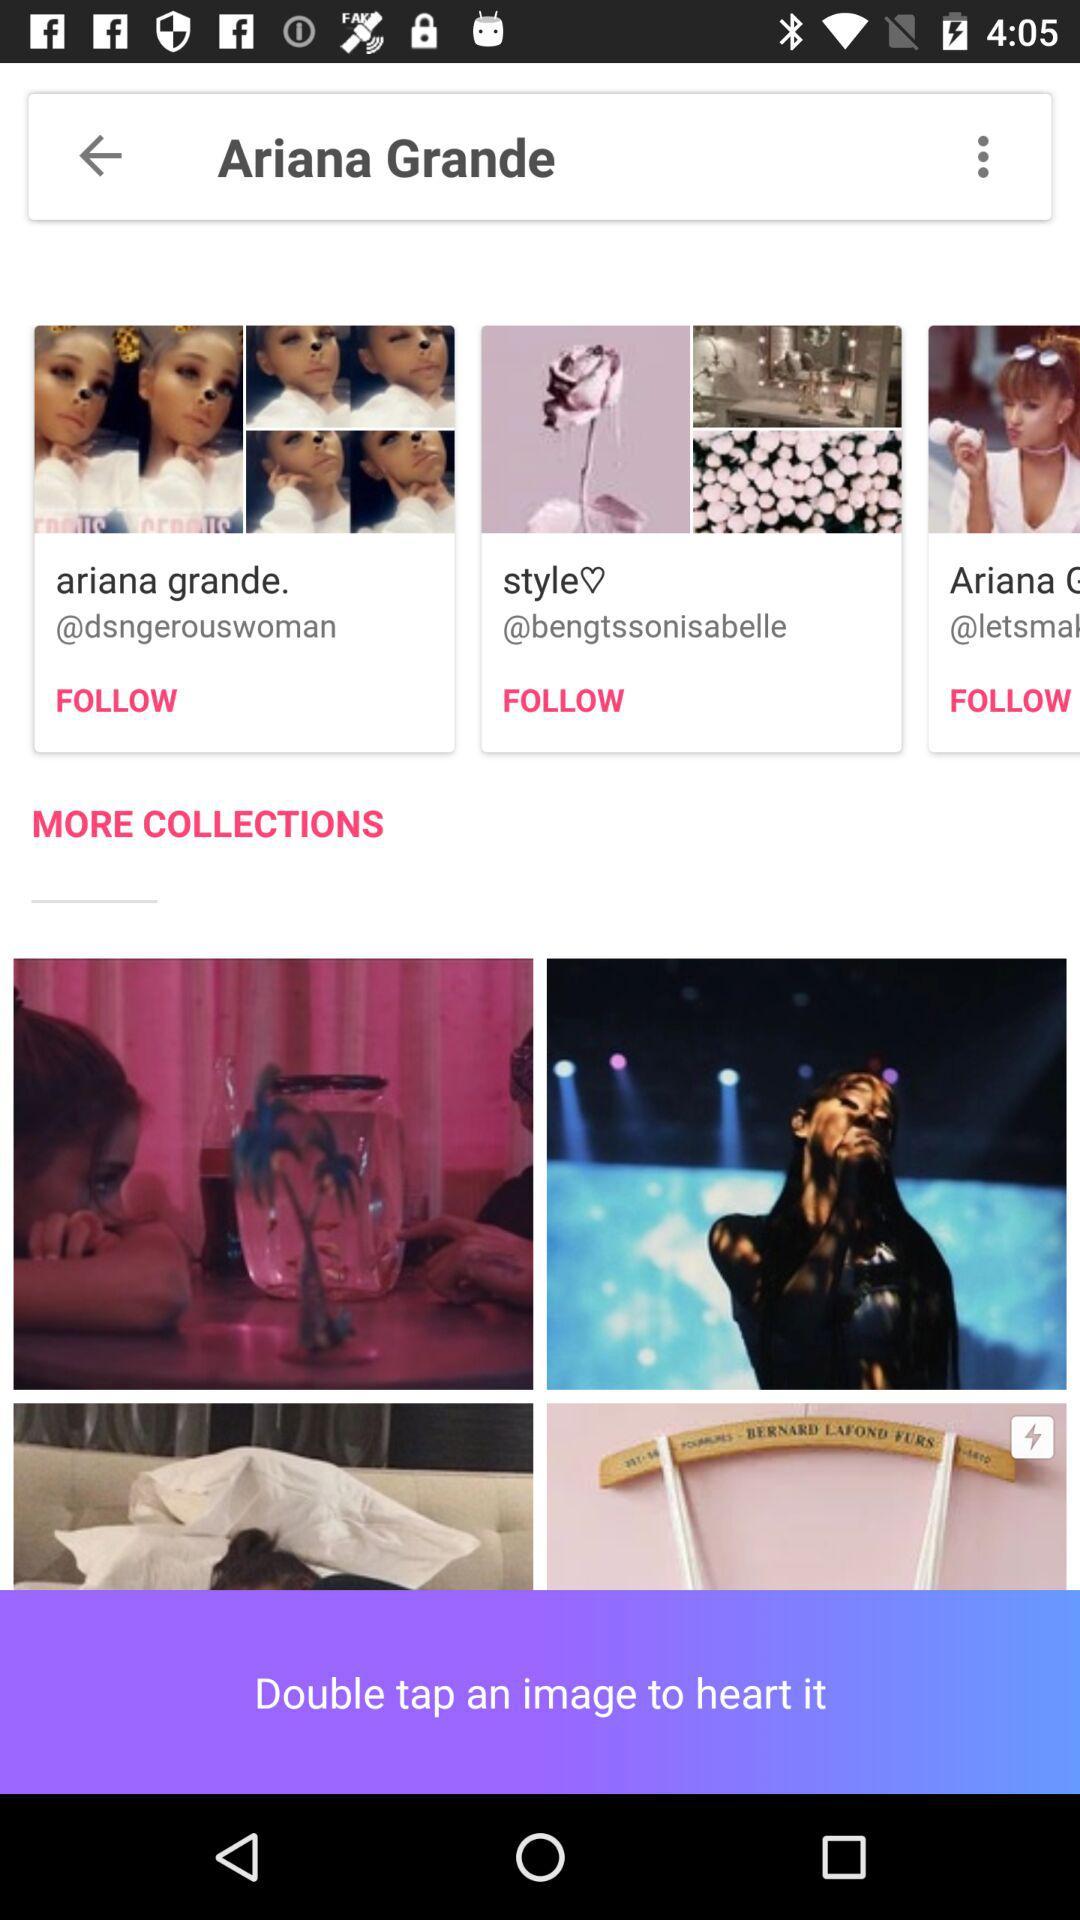 The height and width of the screenshot is (1920, 1080). I want to click on the image below three dots, so click(1004, 428).